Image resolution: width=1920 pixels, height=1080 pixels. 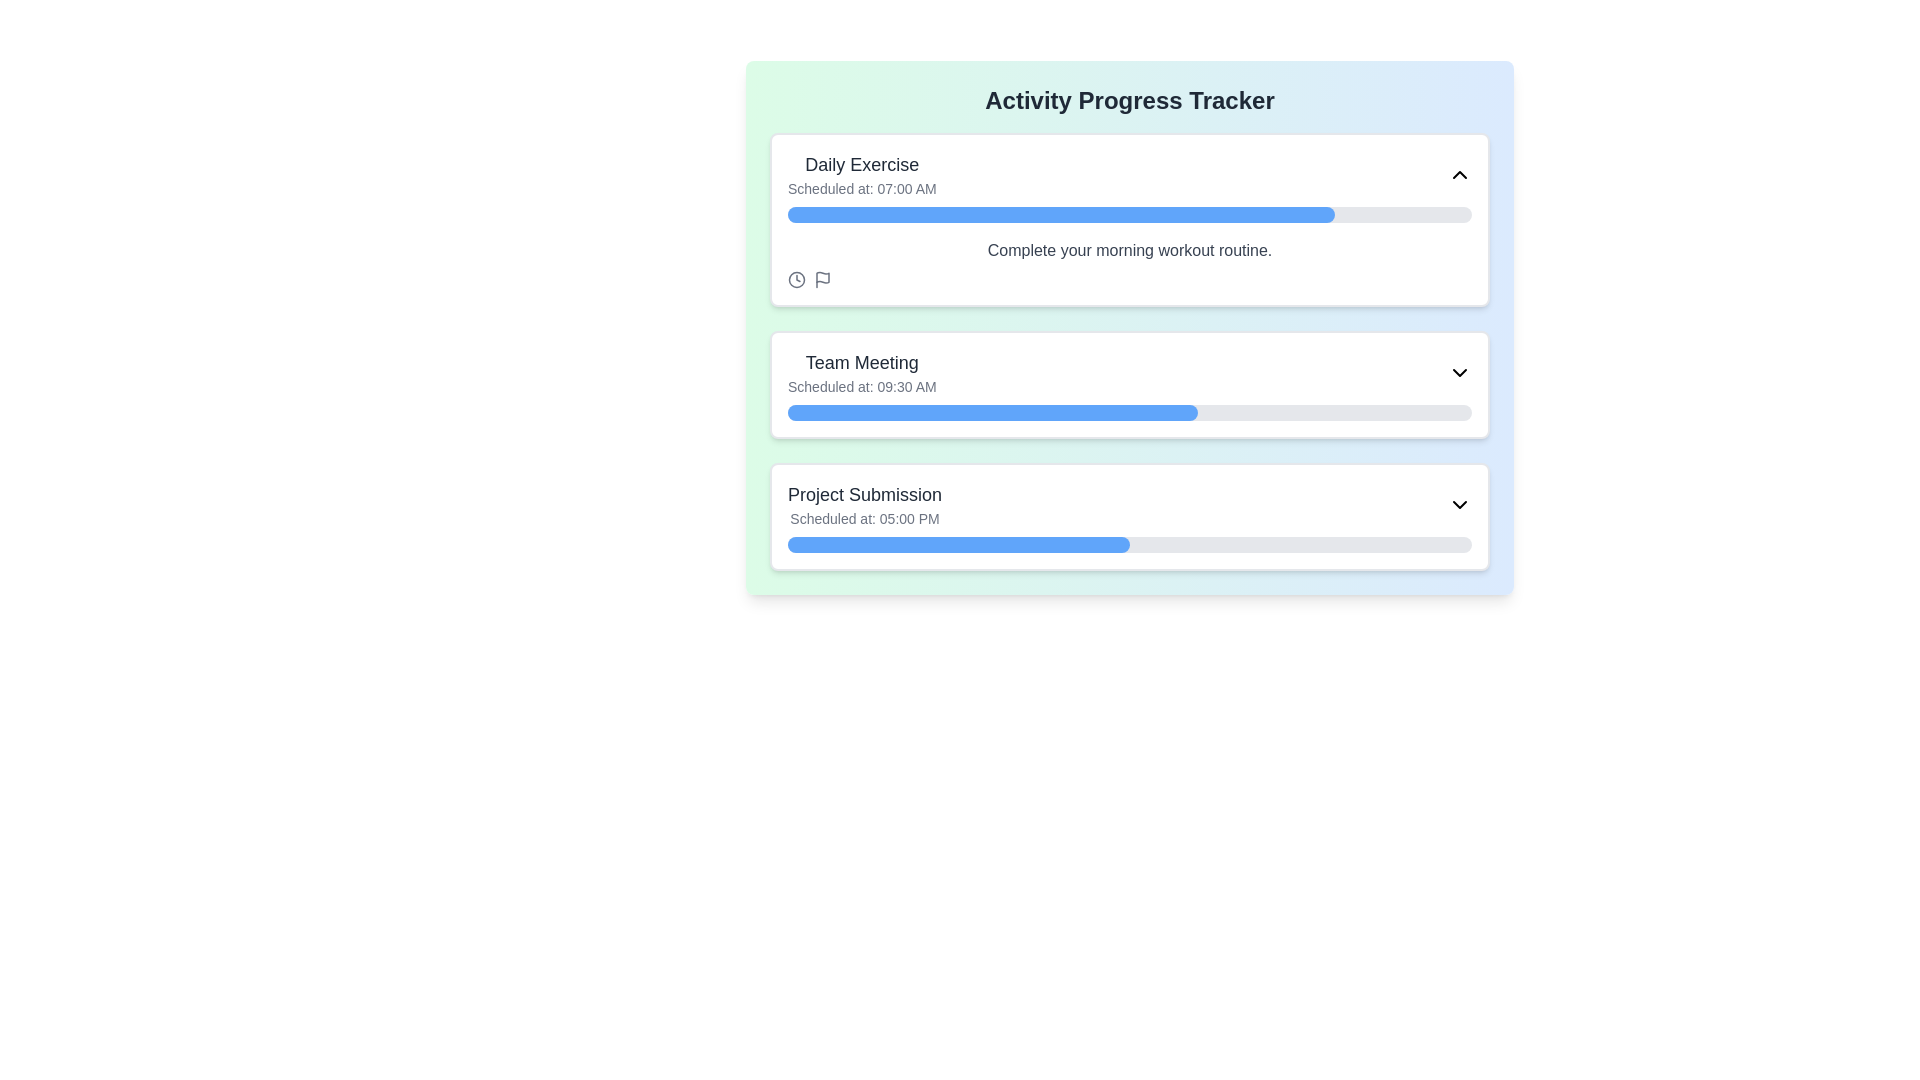 What do you see at coordinates (958, 544) in the screenshot?
I see `the filled portion of the progress bar indicating 50% completion of the 'Project Submission' task, located in the bottom half of the interface within the third card` at bounding box center [958, 544].